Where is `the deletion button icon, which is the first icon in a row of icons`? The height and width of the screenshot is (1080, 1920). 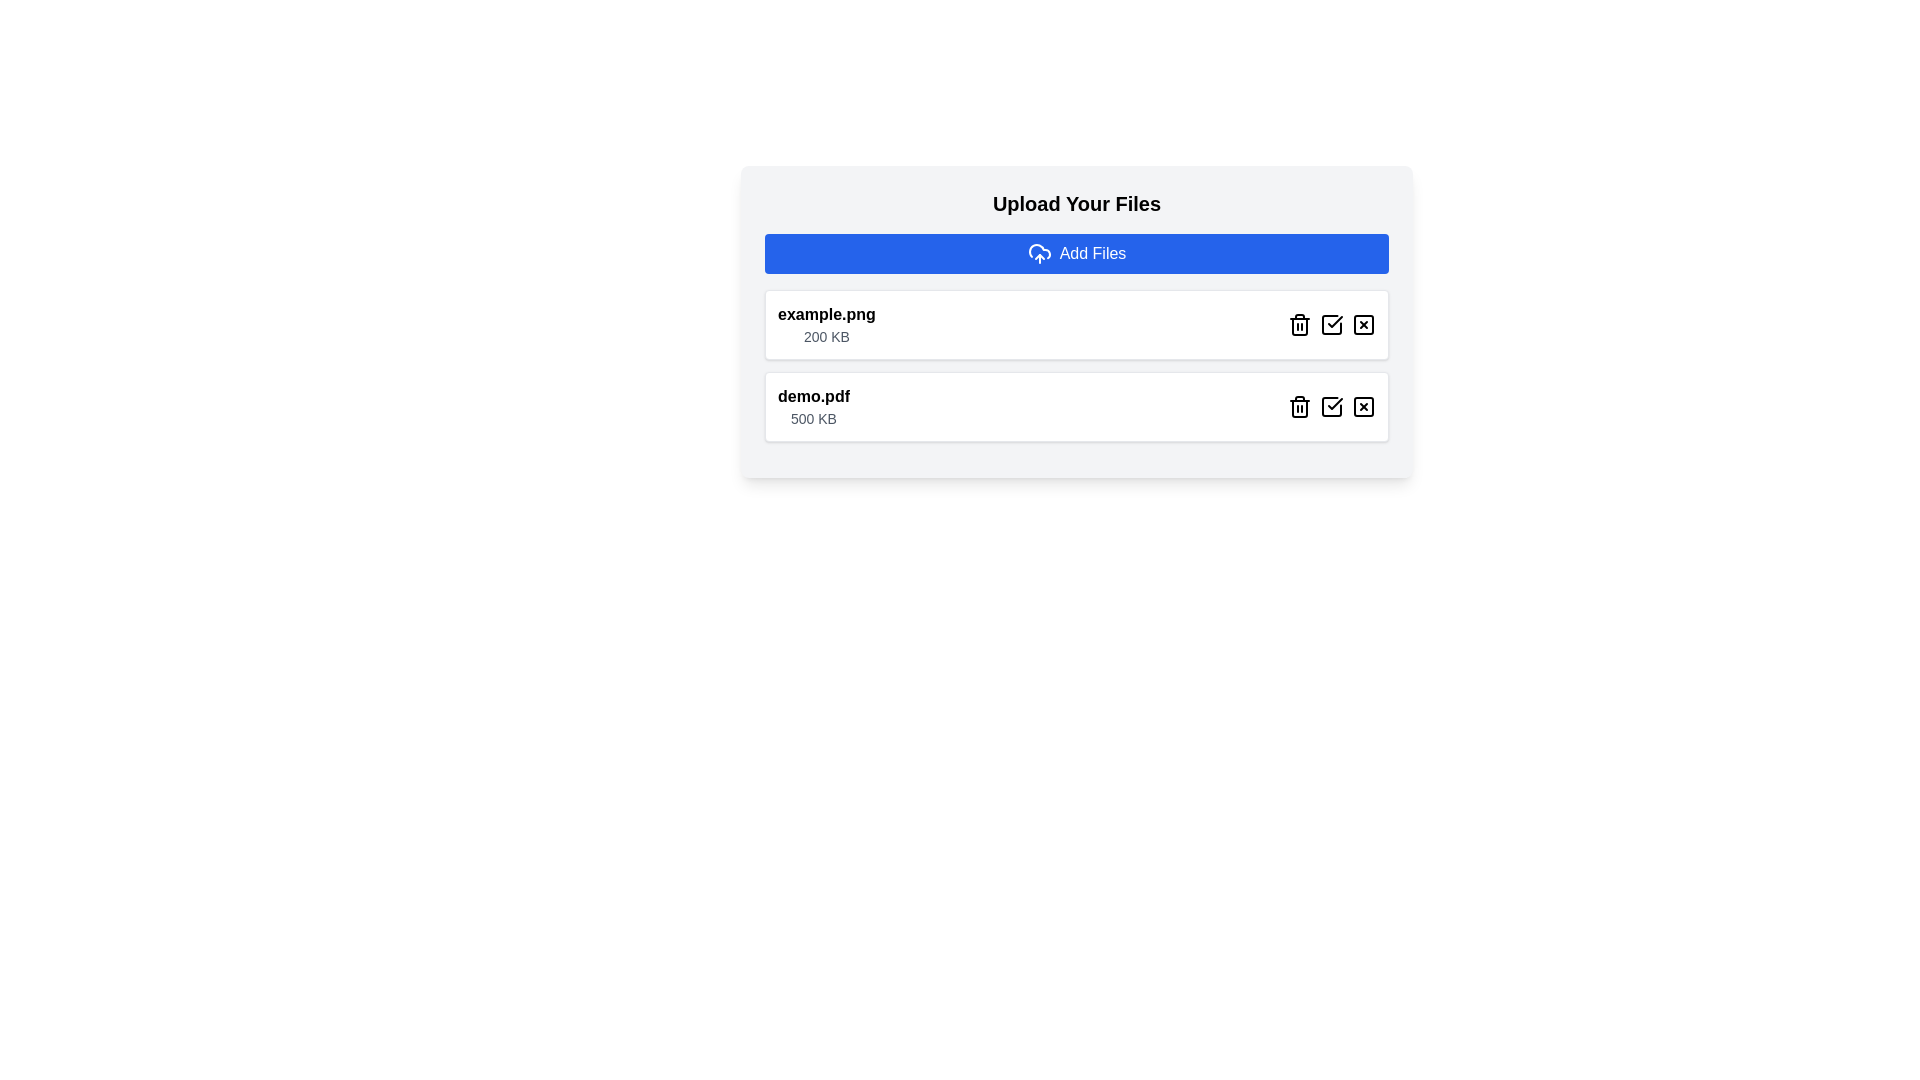 the deletion button icon, which is the first icon in a row of icons is located at coordinates (1300, 406).